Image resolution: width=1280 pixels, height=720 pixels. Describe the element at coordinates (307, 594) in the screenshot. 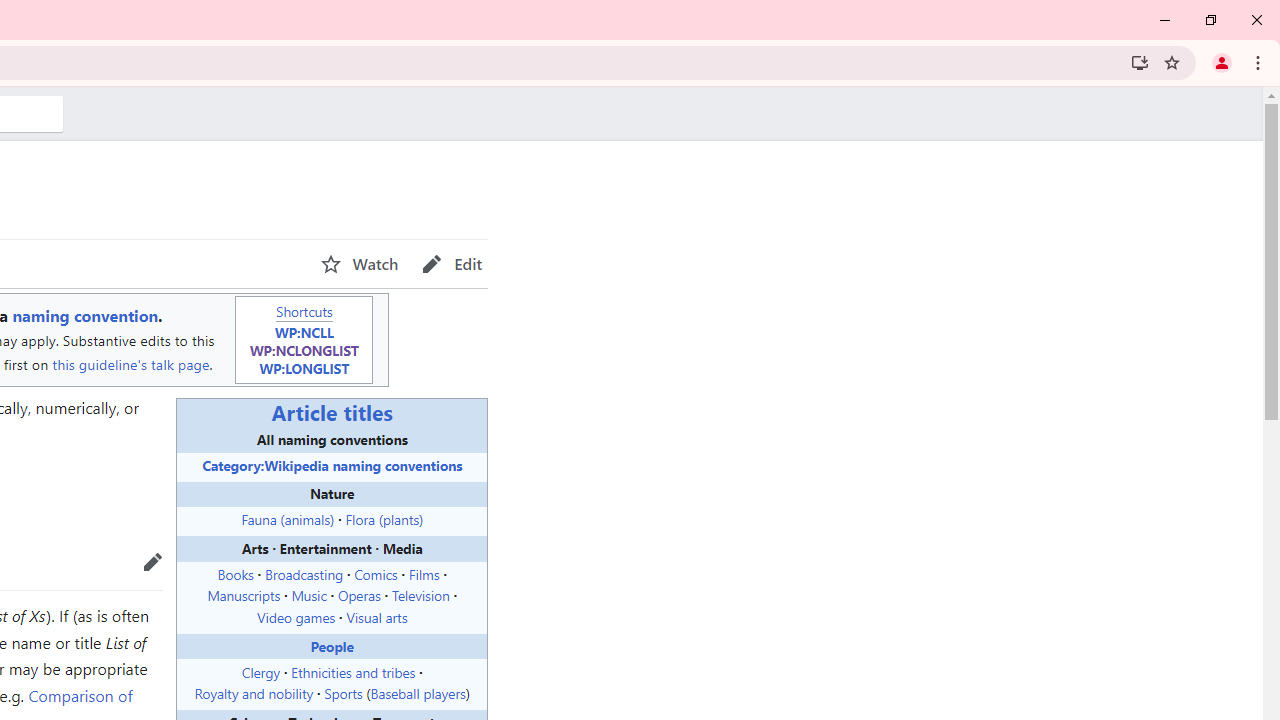

I see `'Music'` at that location.